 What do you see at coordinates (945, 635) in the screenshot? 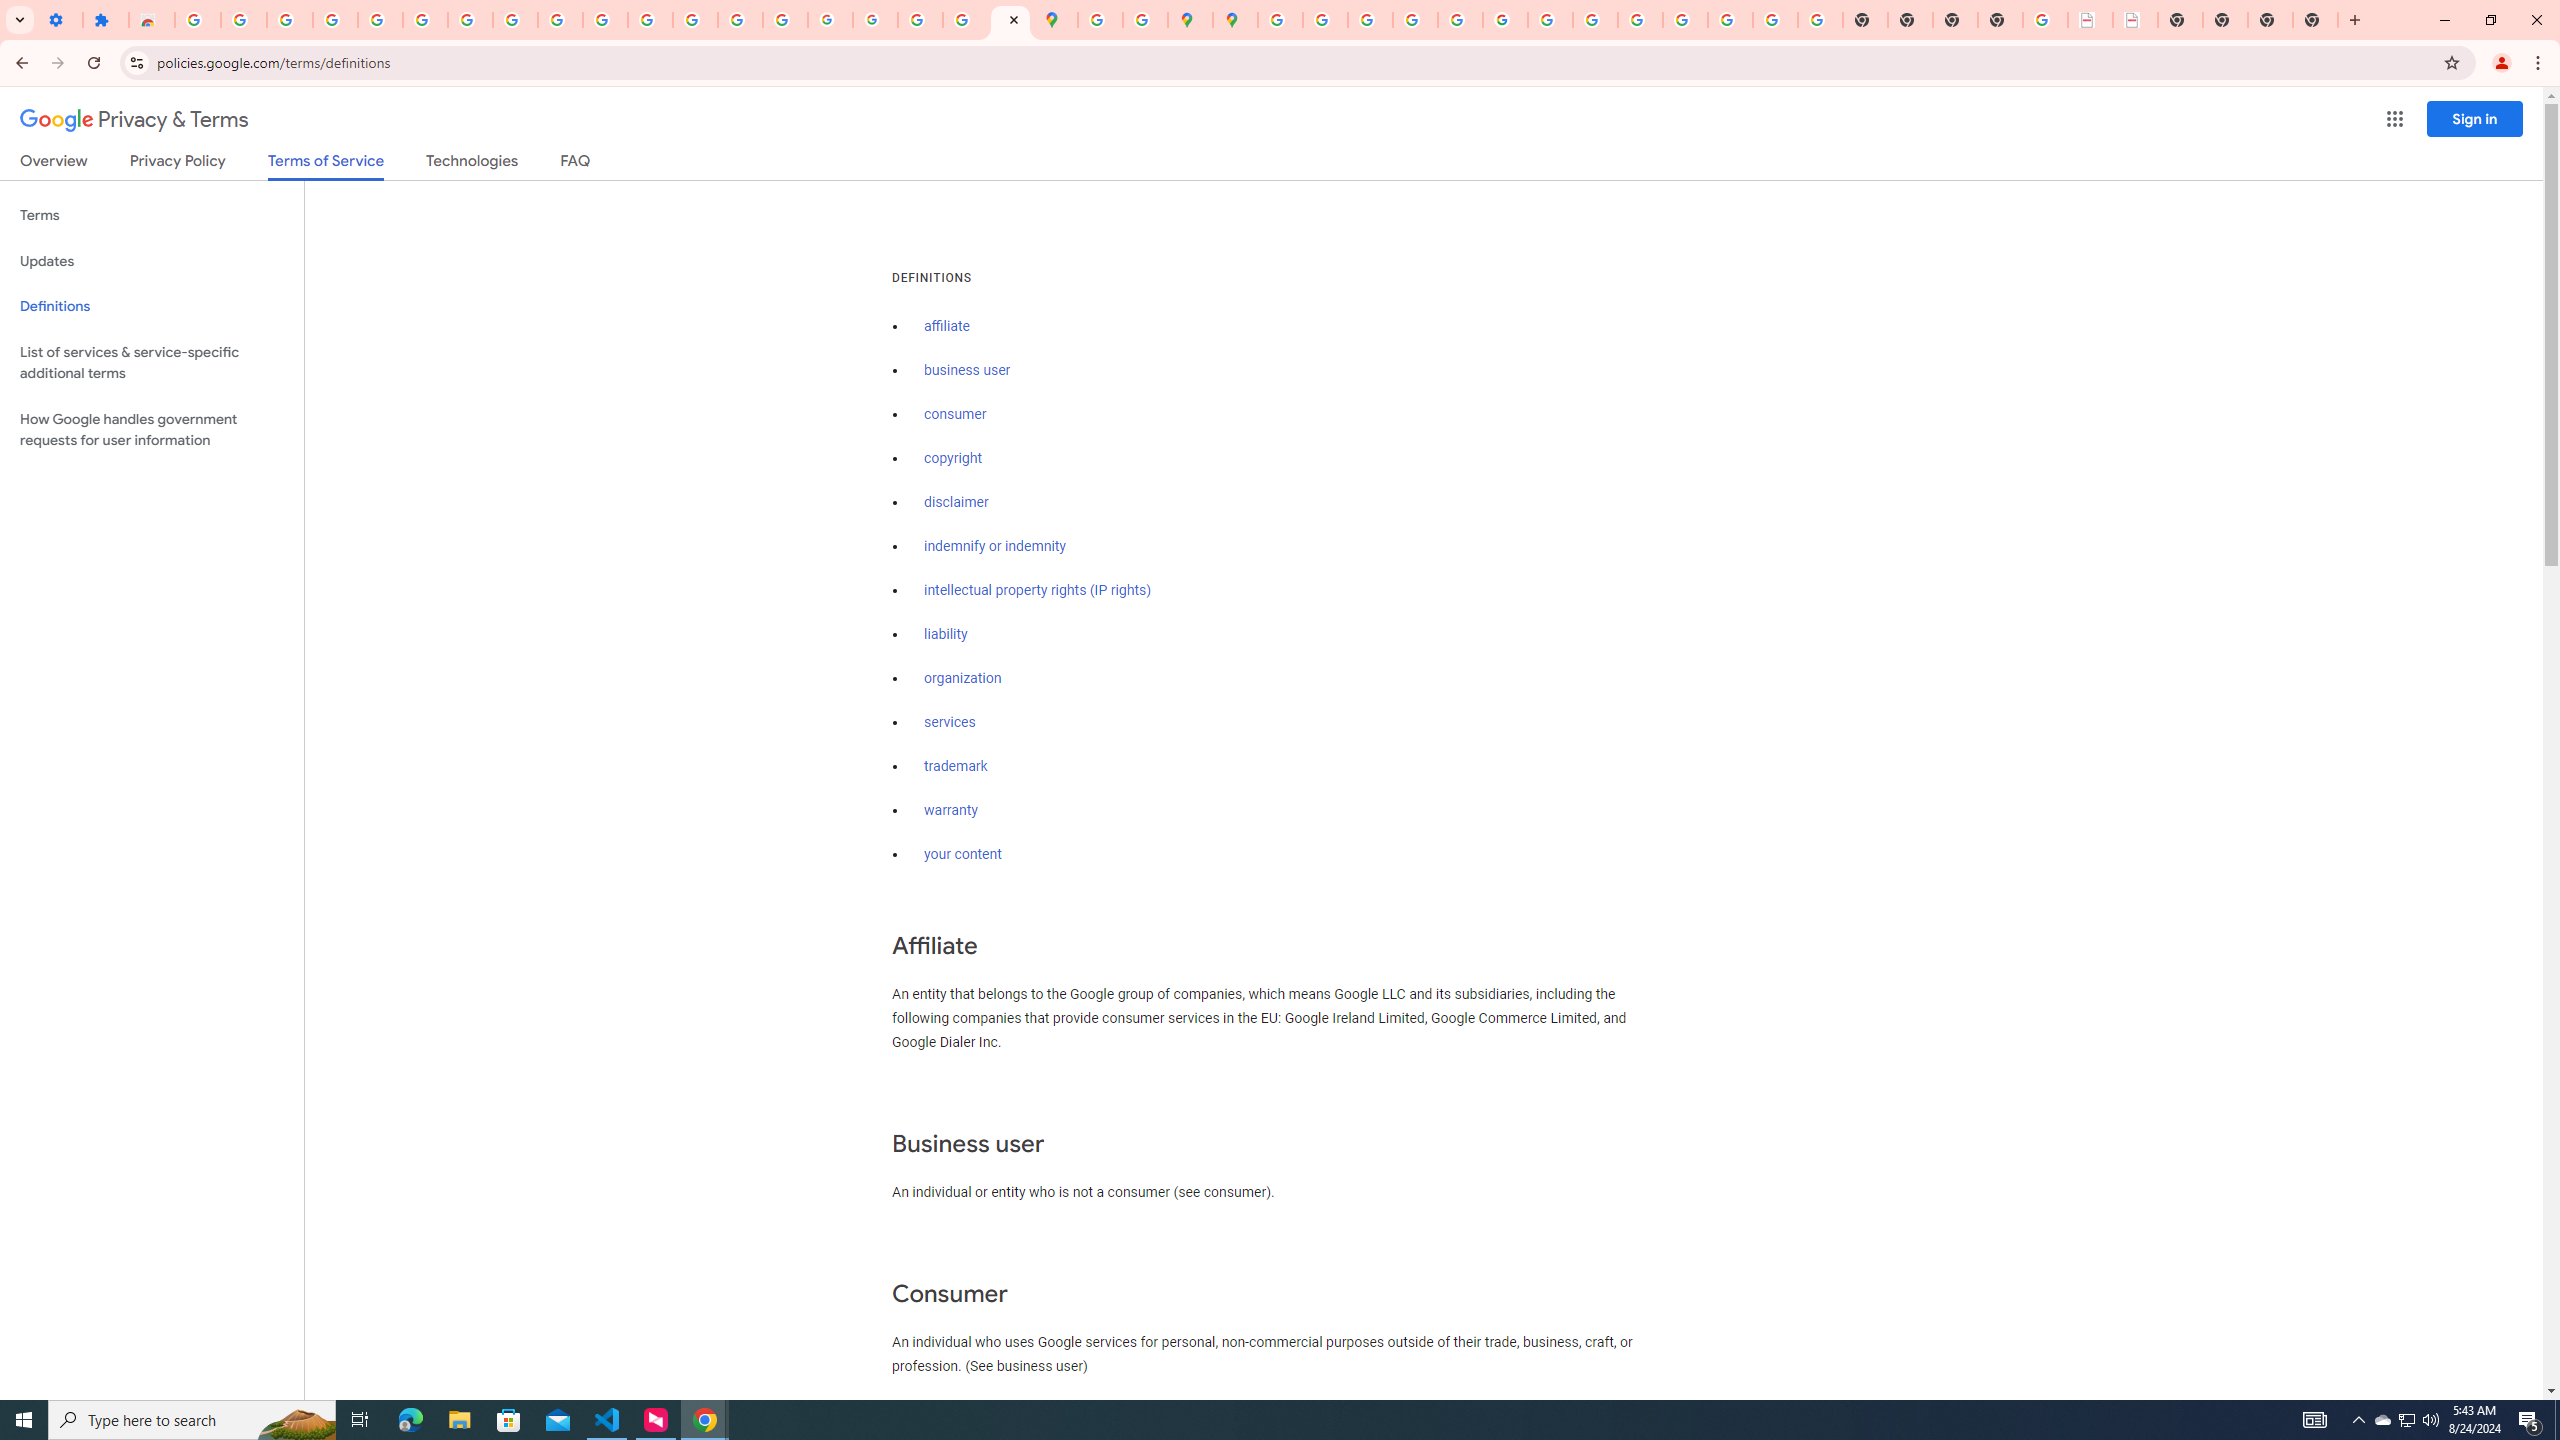
I see `'liability'` at bounding box center [945, 635].